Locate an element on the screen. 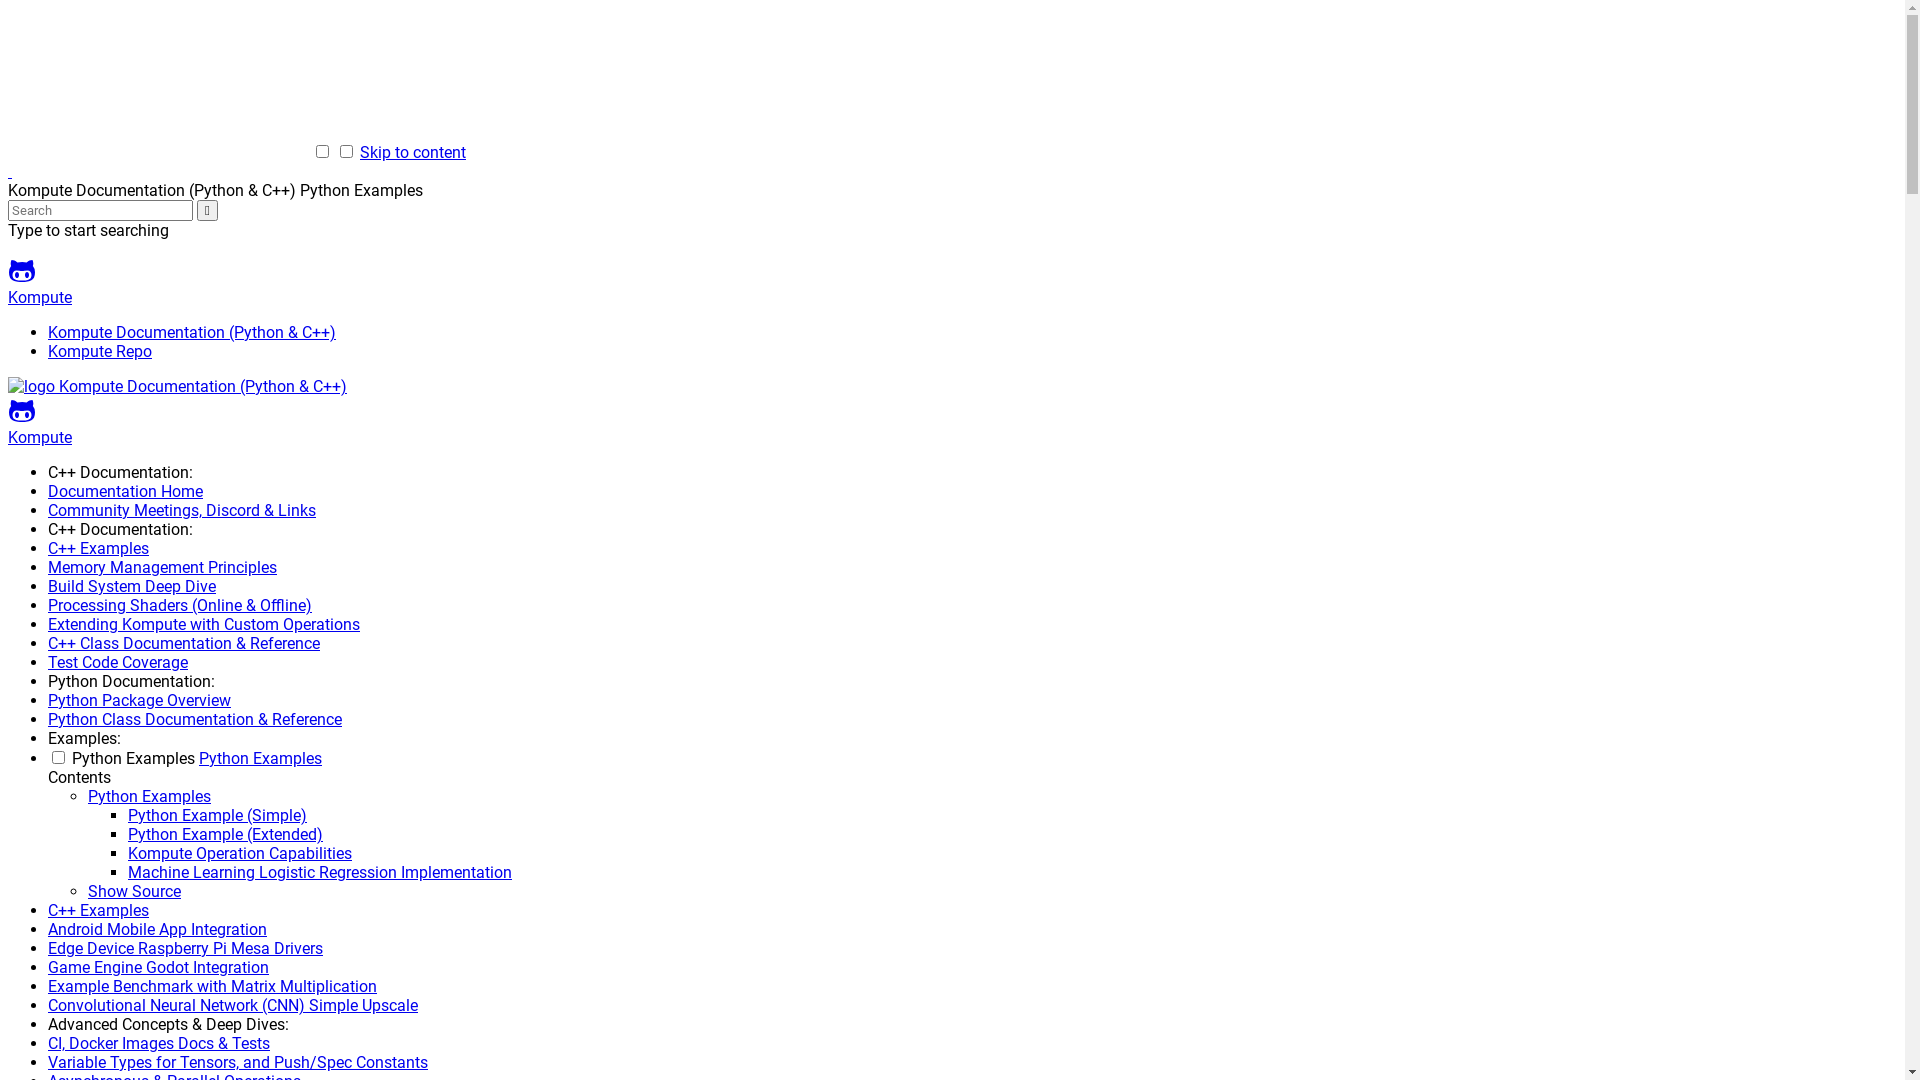 This screenshot has width=1920, height=1080. 'Variable Types for Tensors, and Push/Spec Constants' is located at coordinates (238, 1061).